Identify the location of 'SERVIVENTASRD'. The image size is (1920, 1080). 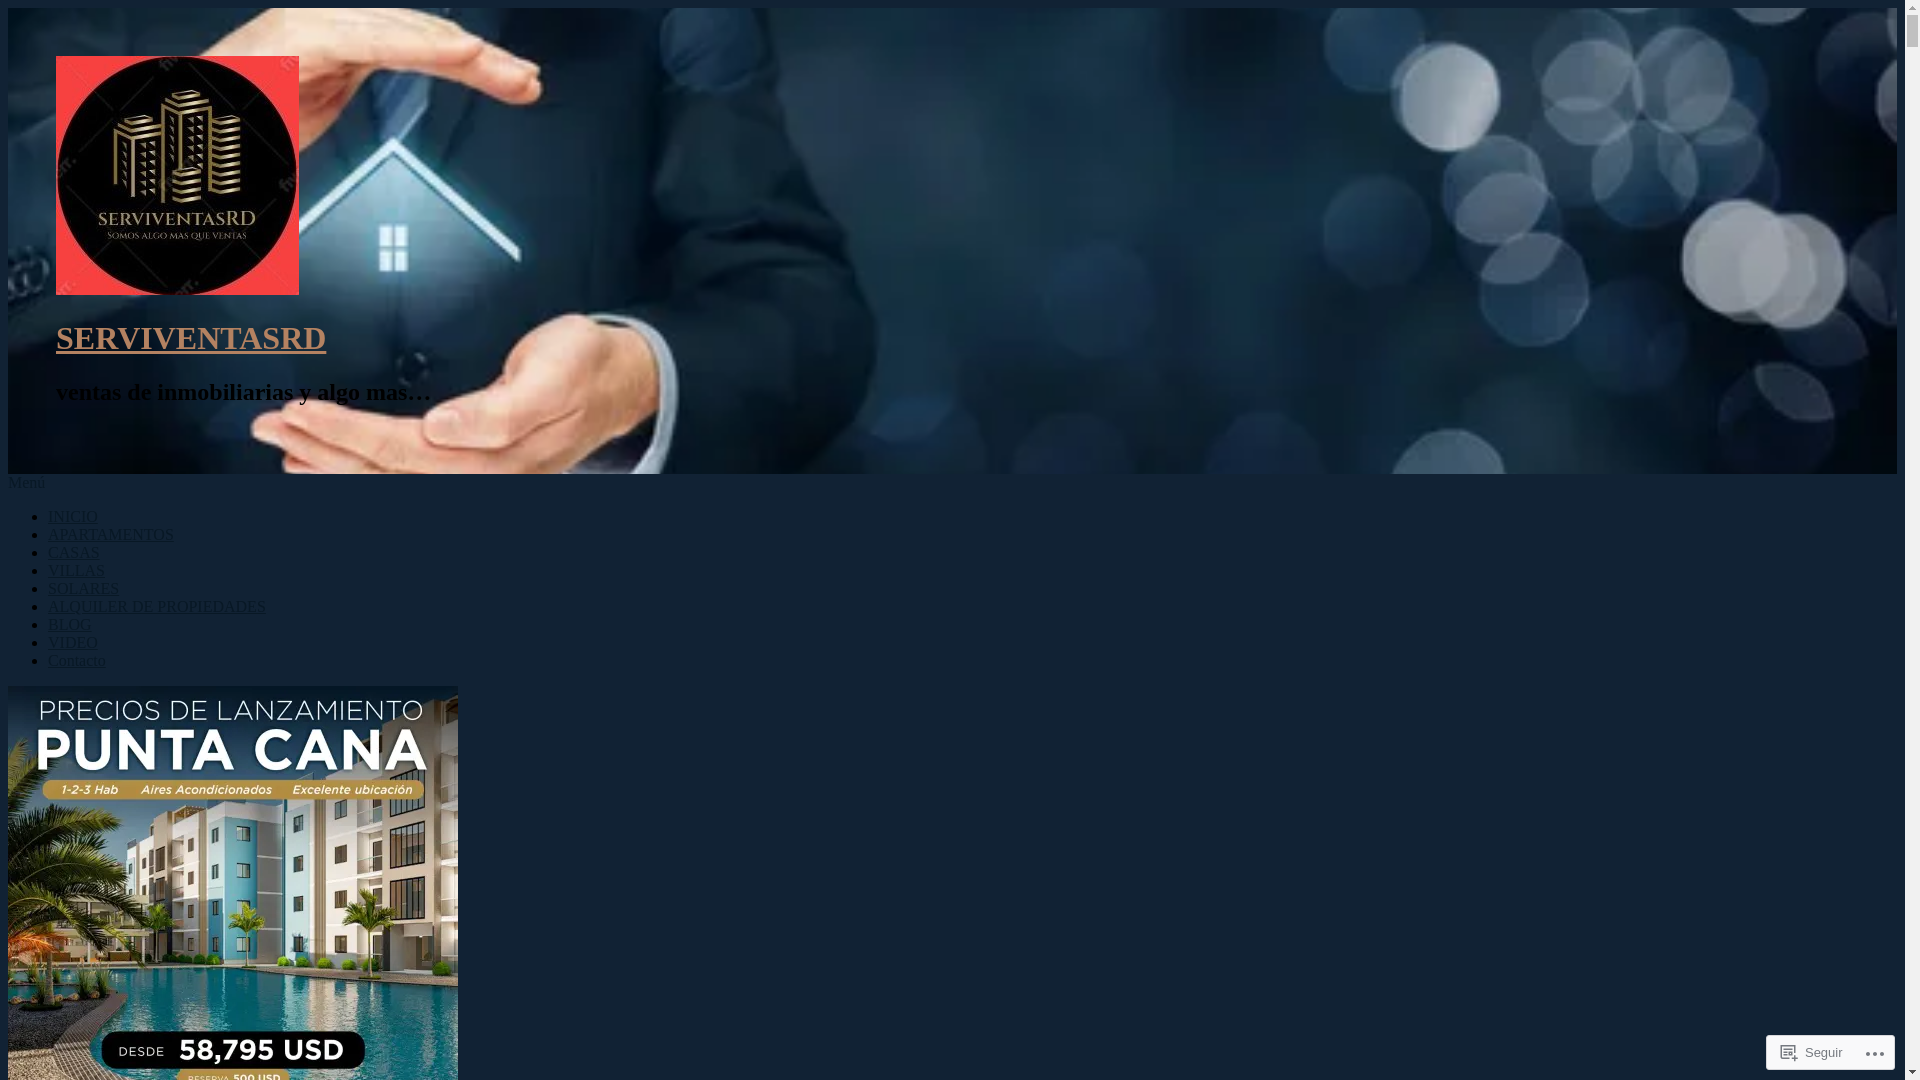
(191, 337).